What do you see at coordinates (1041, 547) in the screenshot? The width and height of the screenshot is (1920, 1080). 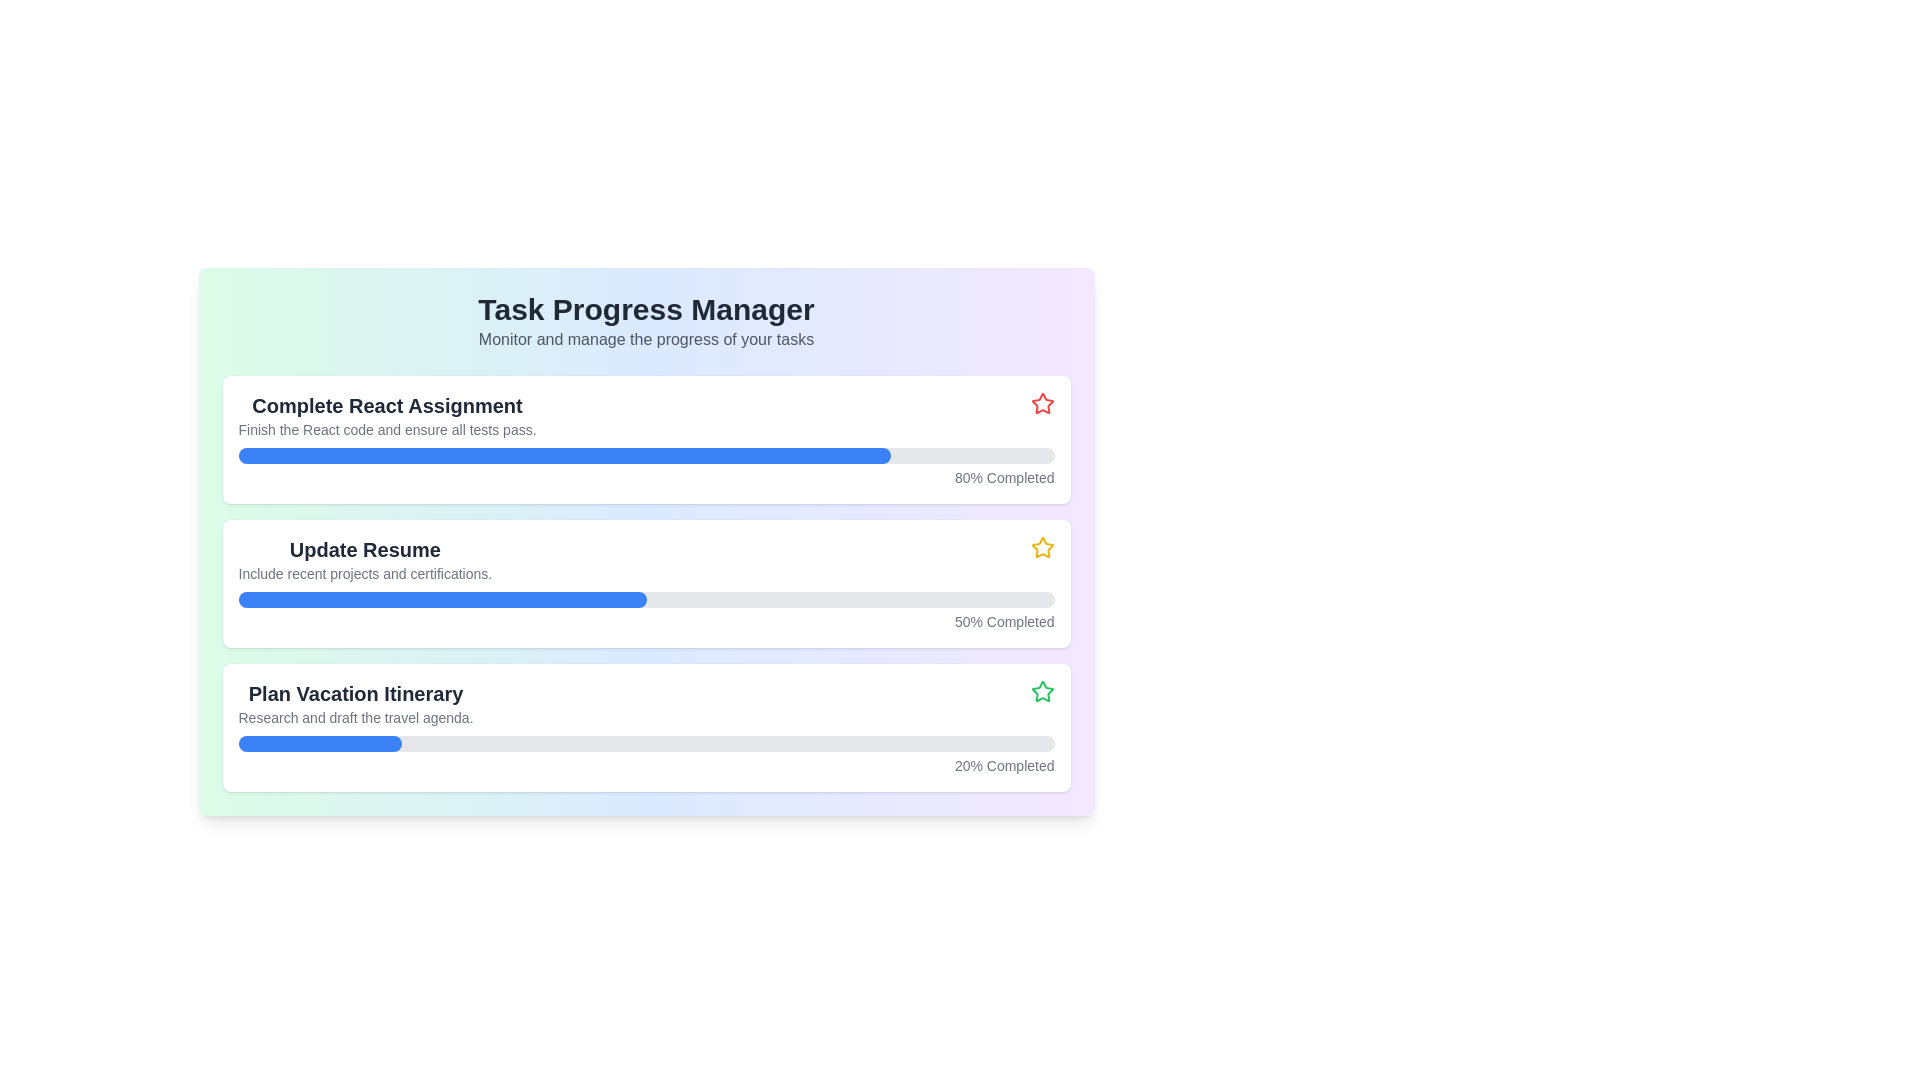 I see `the star icon located at the top-right corner of the 'Update Resume' card, which serves as a favorite or priority marker for the associated task` at bounding box center [1041, 547].